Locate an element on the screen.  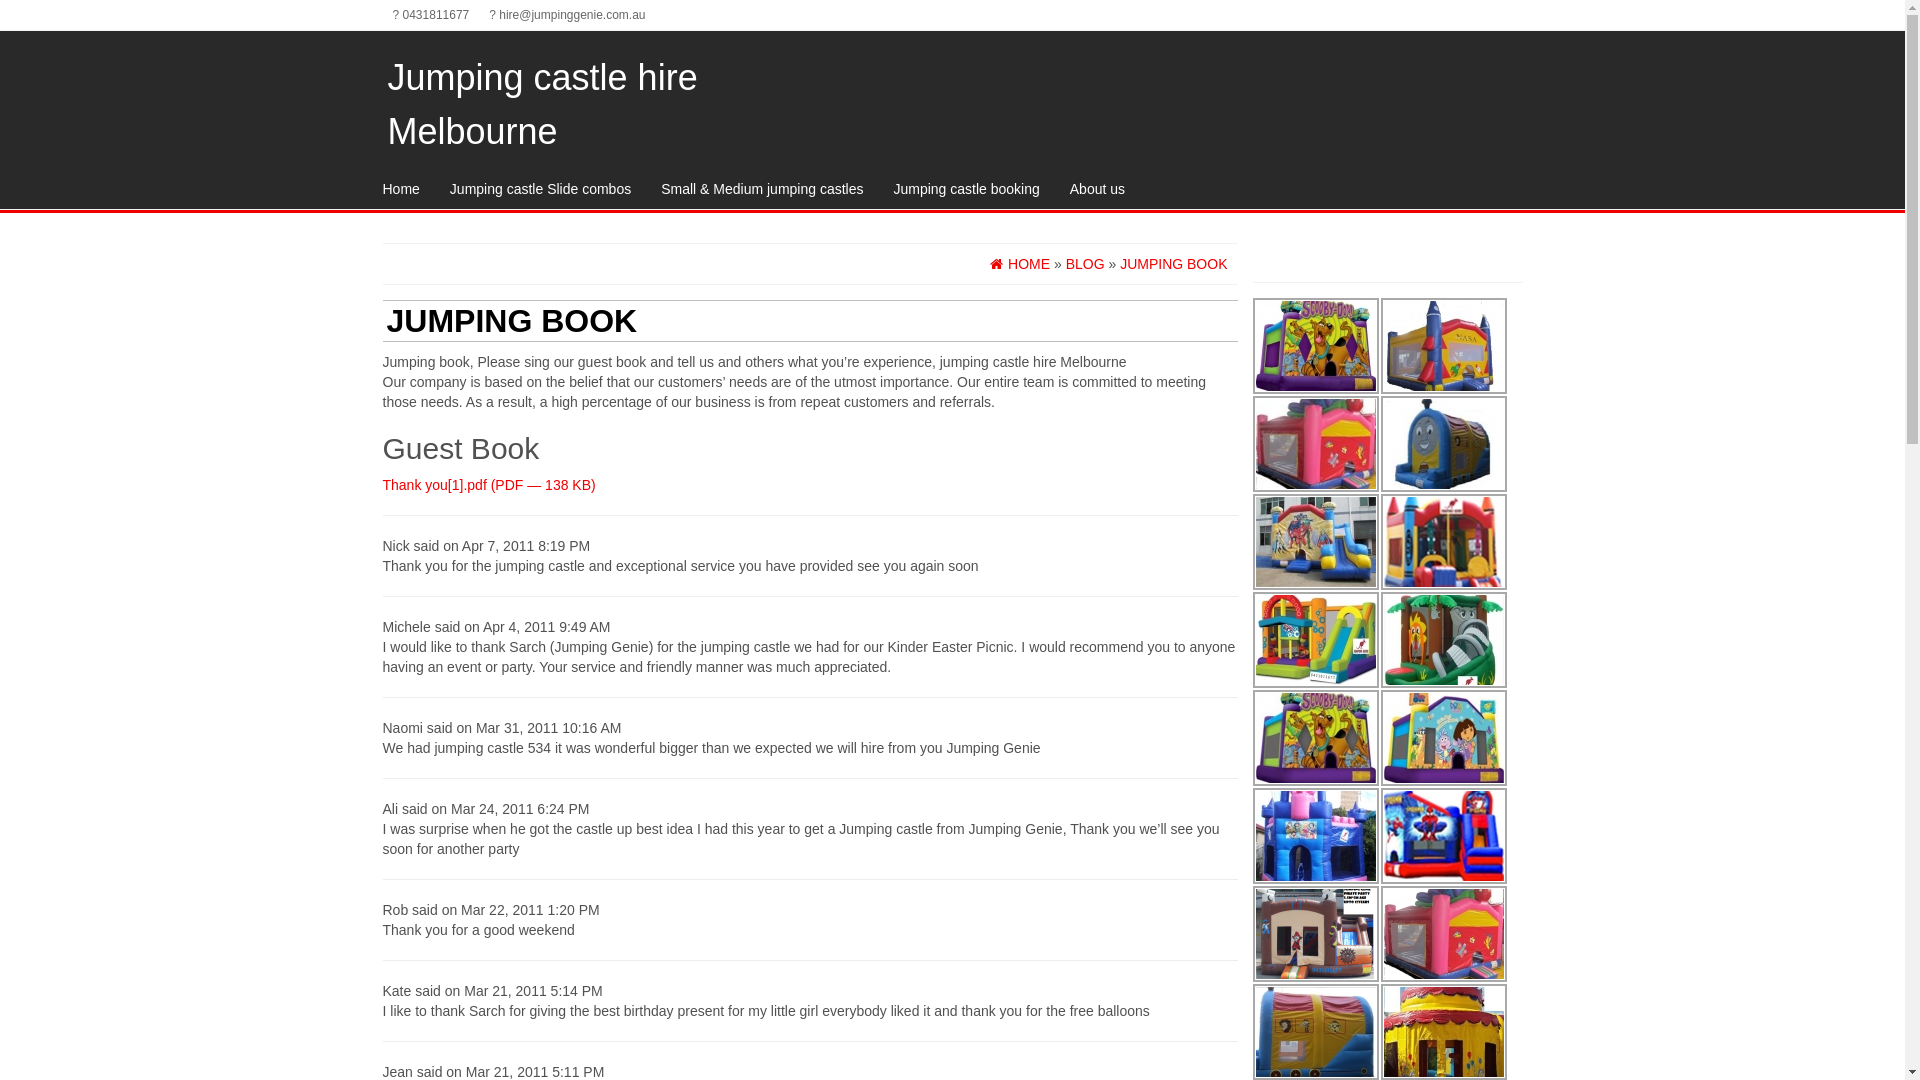
'Jumping castle booking' is located at coordinates (965, 189).